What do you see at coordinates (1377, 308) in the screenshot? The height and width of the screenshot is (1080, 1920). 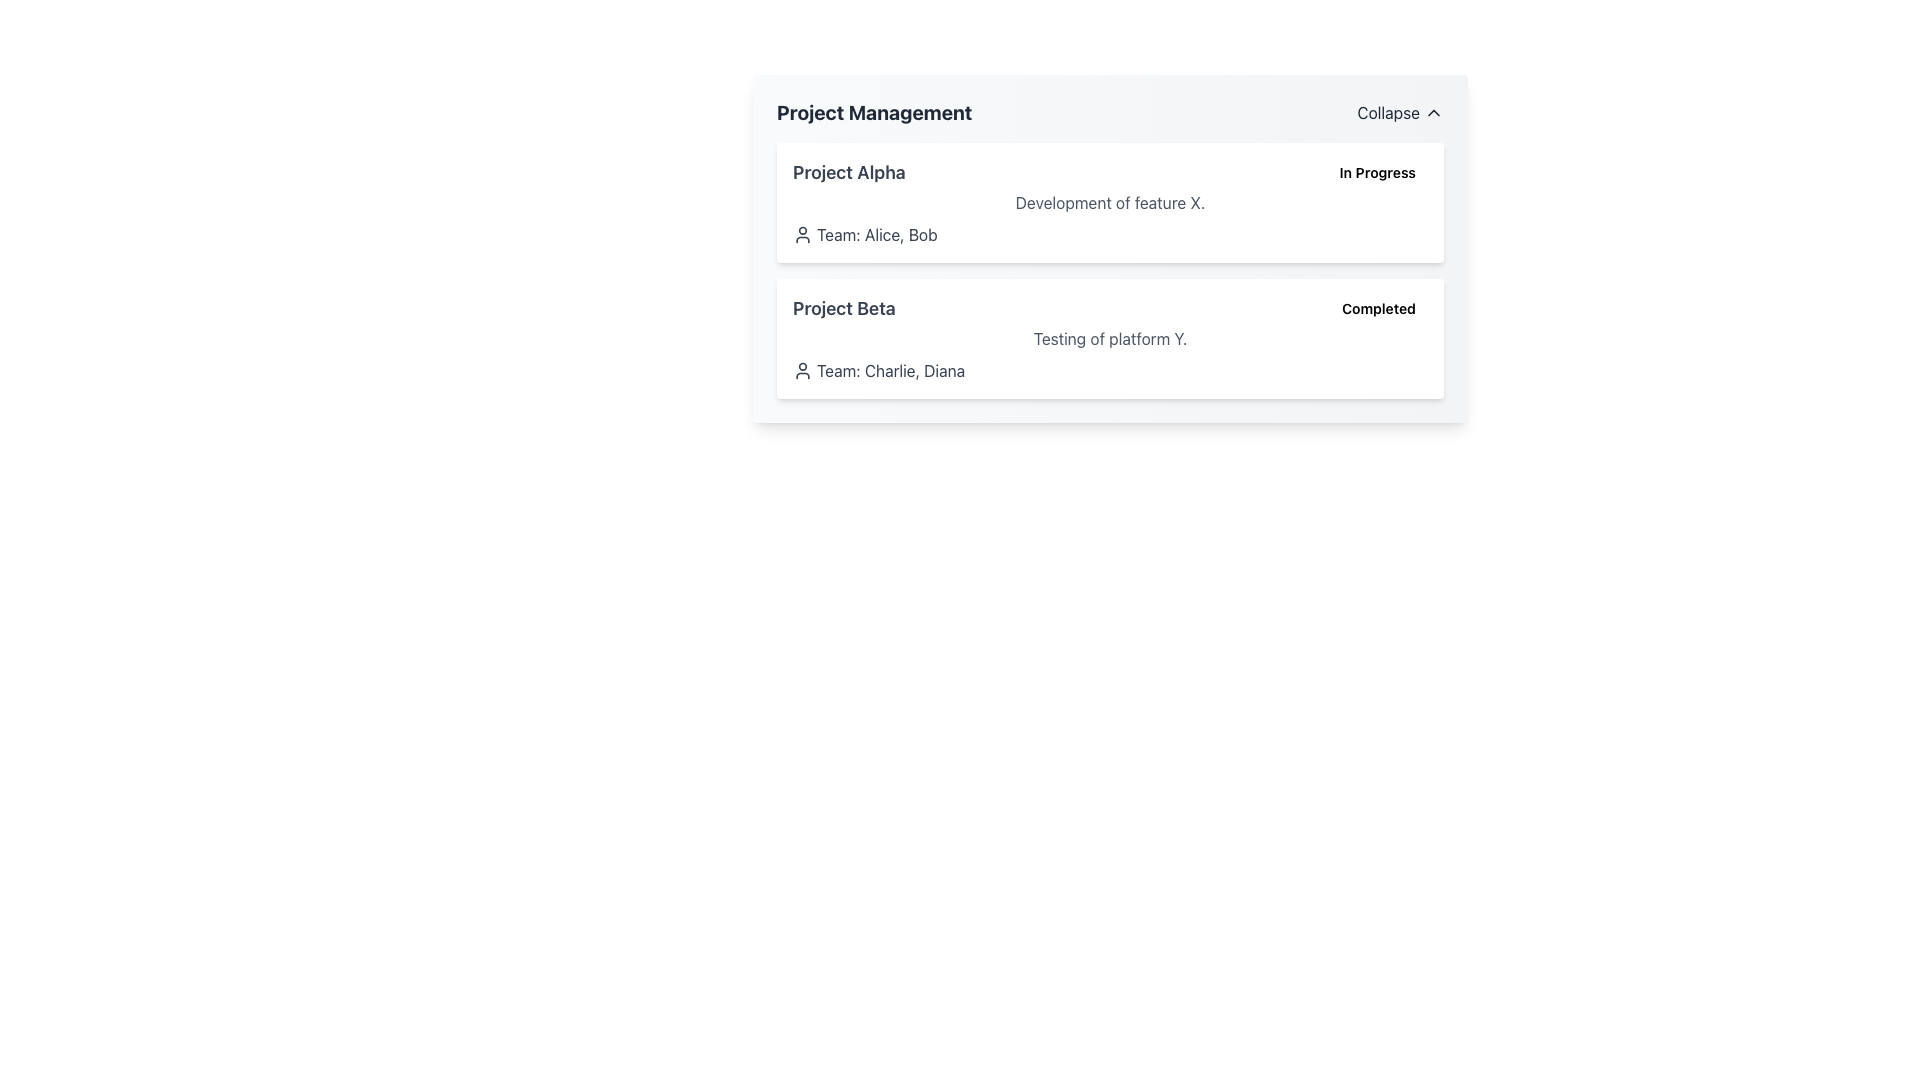 I see `the 'Completed' badge element, which is styled with a rounded background and indicates status in bold green text, located in the second row of the list to the far-right of the 'Project Beta' label` at bounding box center [1377, 308].